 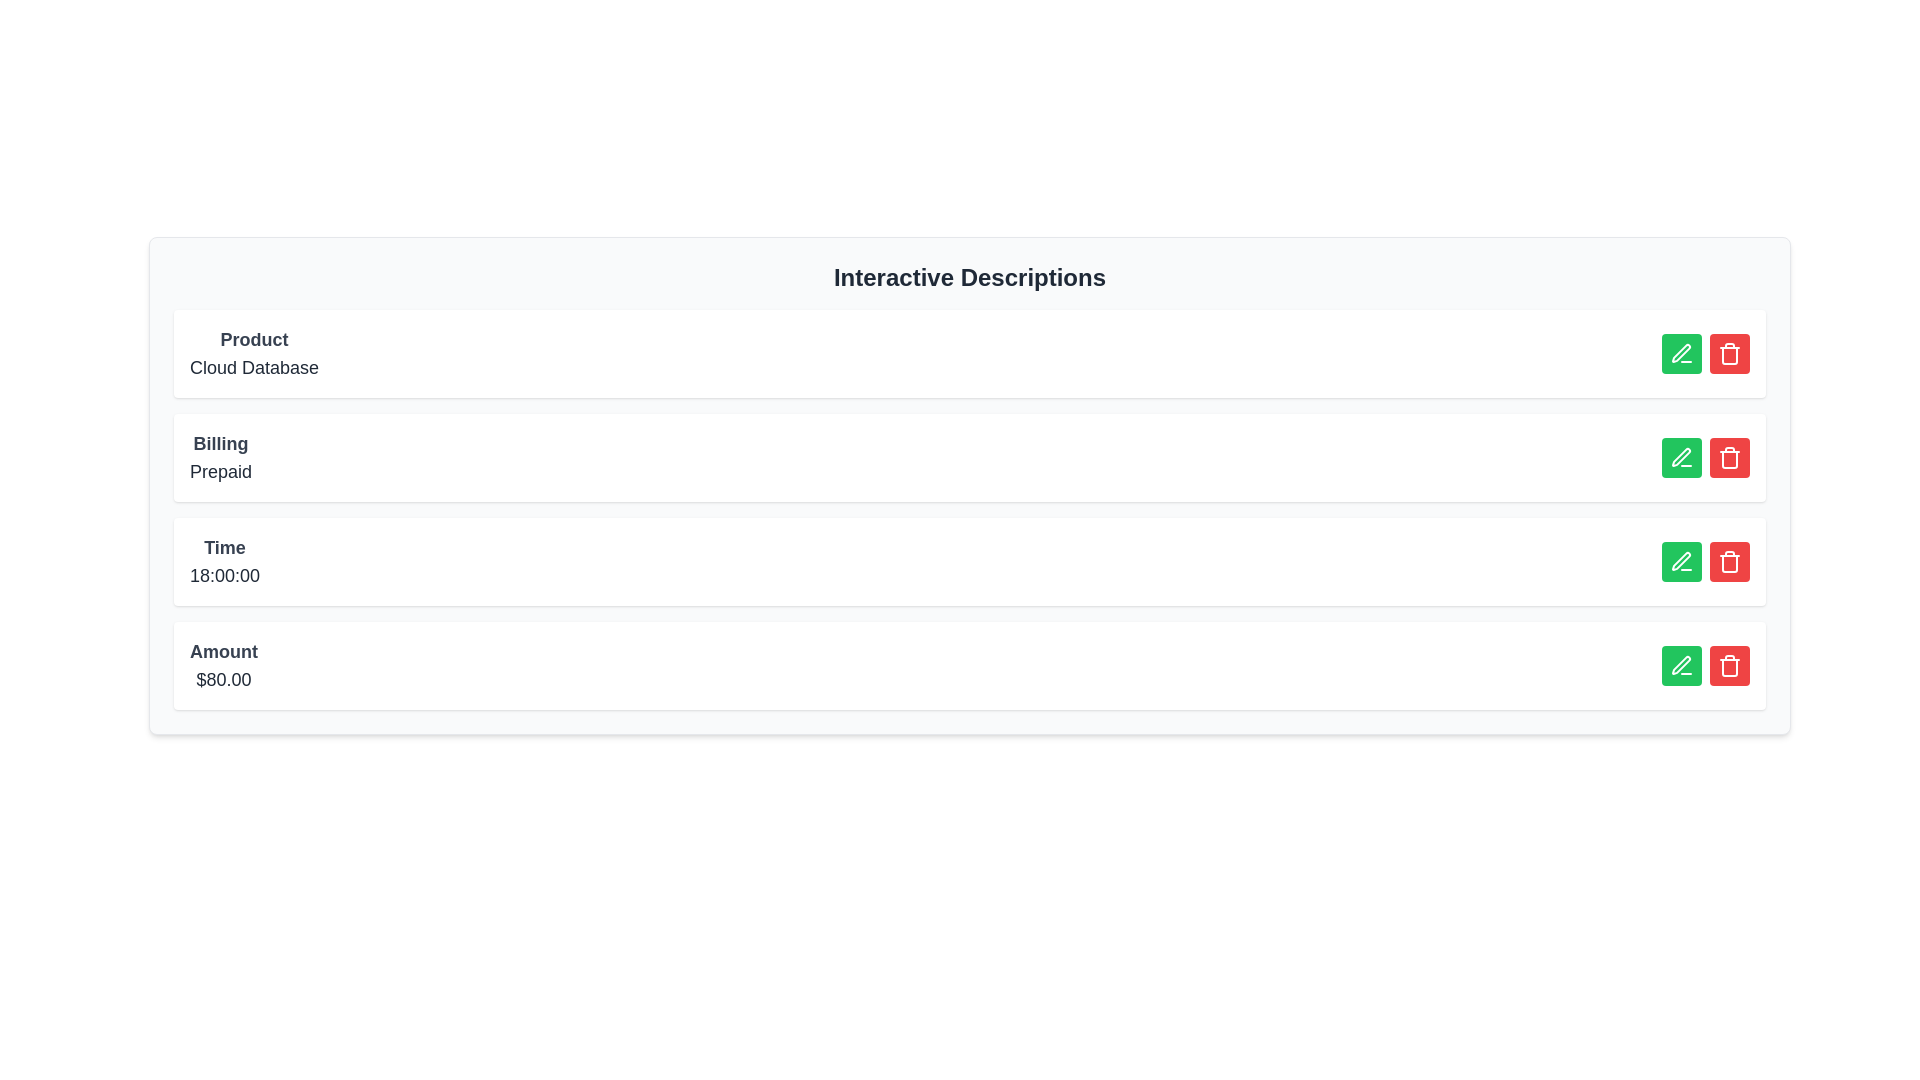 What do you see at coordinates (1680, 352) in the screenshot?
I see `the second icon from the right in the rightmost column of icons associated with the 'Product: Cloud Database' row, which is likely used for editing or modifying the entry` at bounding box center [1680, 352].